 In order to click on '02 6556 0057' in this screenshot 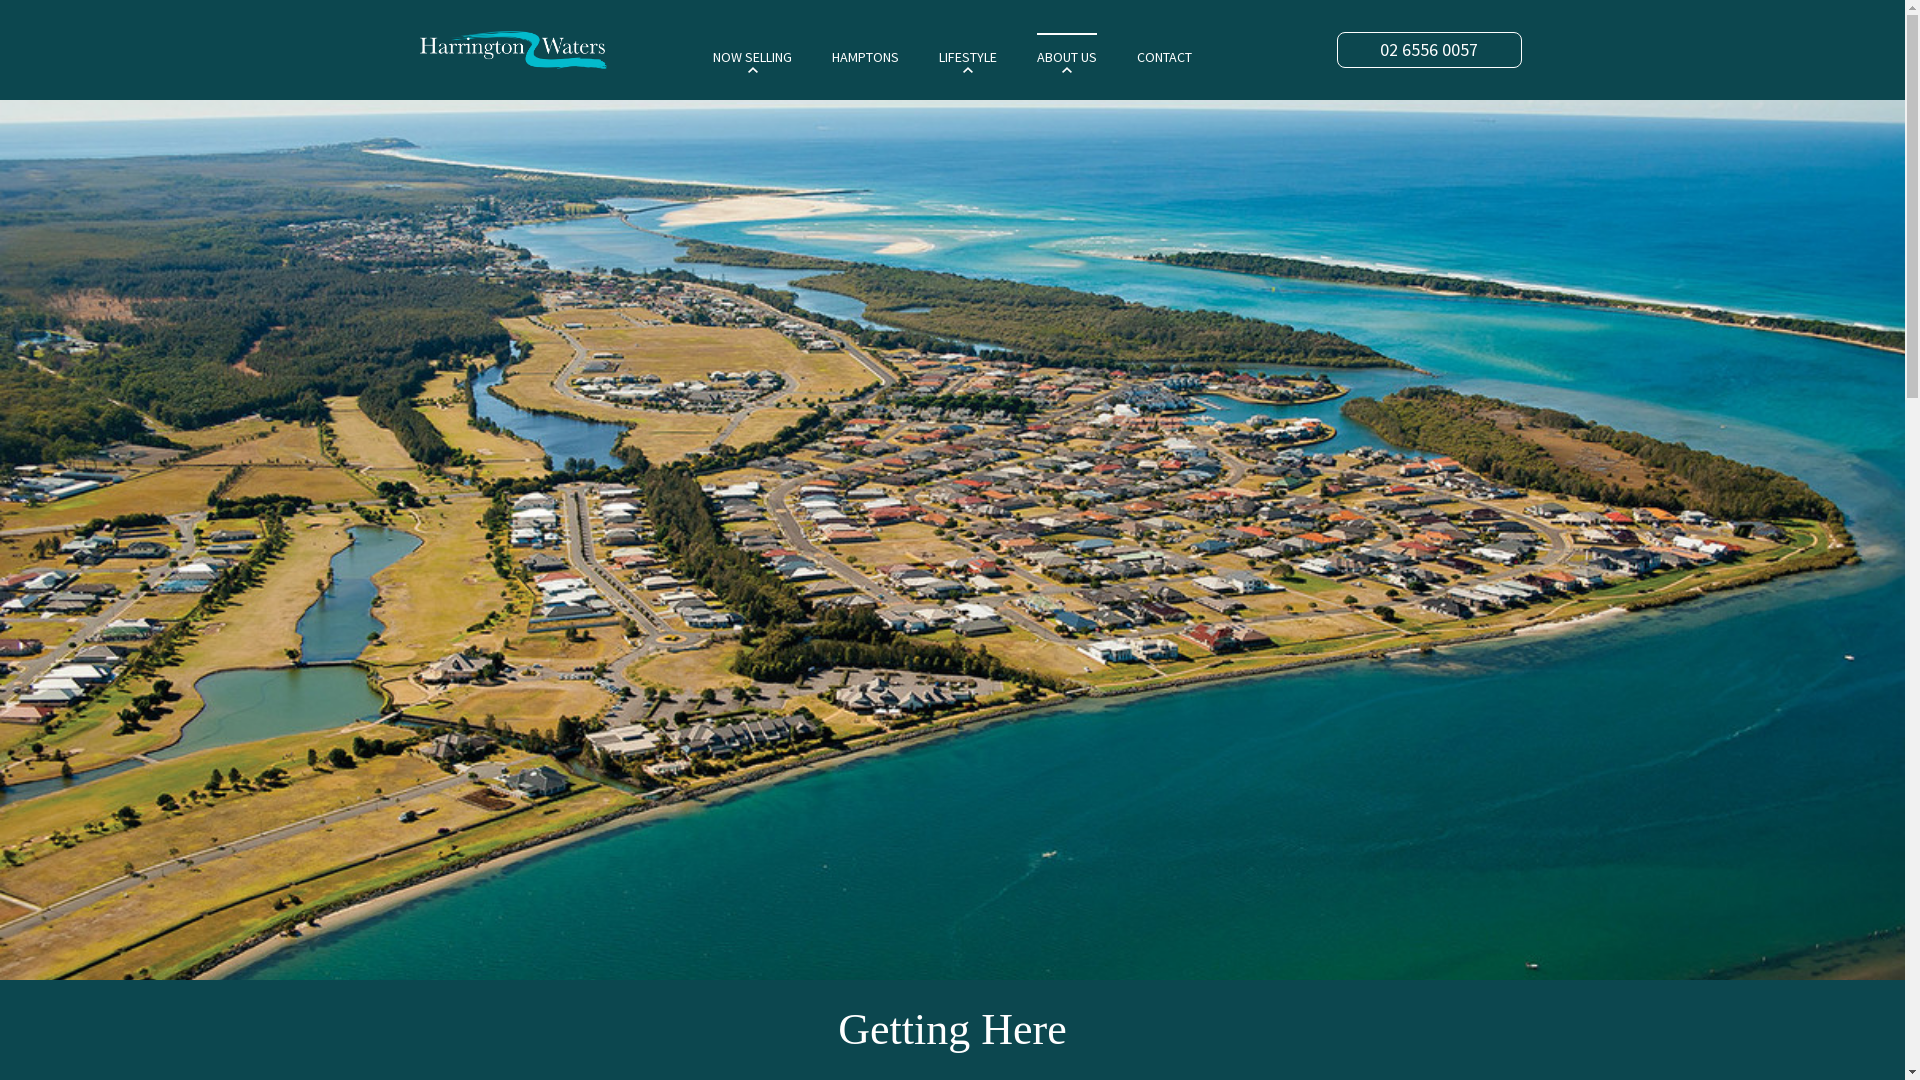, I will do `click(1335, 49)`.